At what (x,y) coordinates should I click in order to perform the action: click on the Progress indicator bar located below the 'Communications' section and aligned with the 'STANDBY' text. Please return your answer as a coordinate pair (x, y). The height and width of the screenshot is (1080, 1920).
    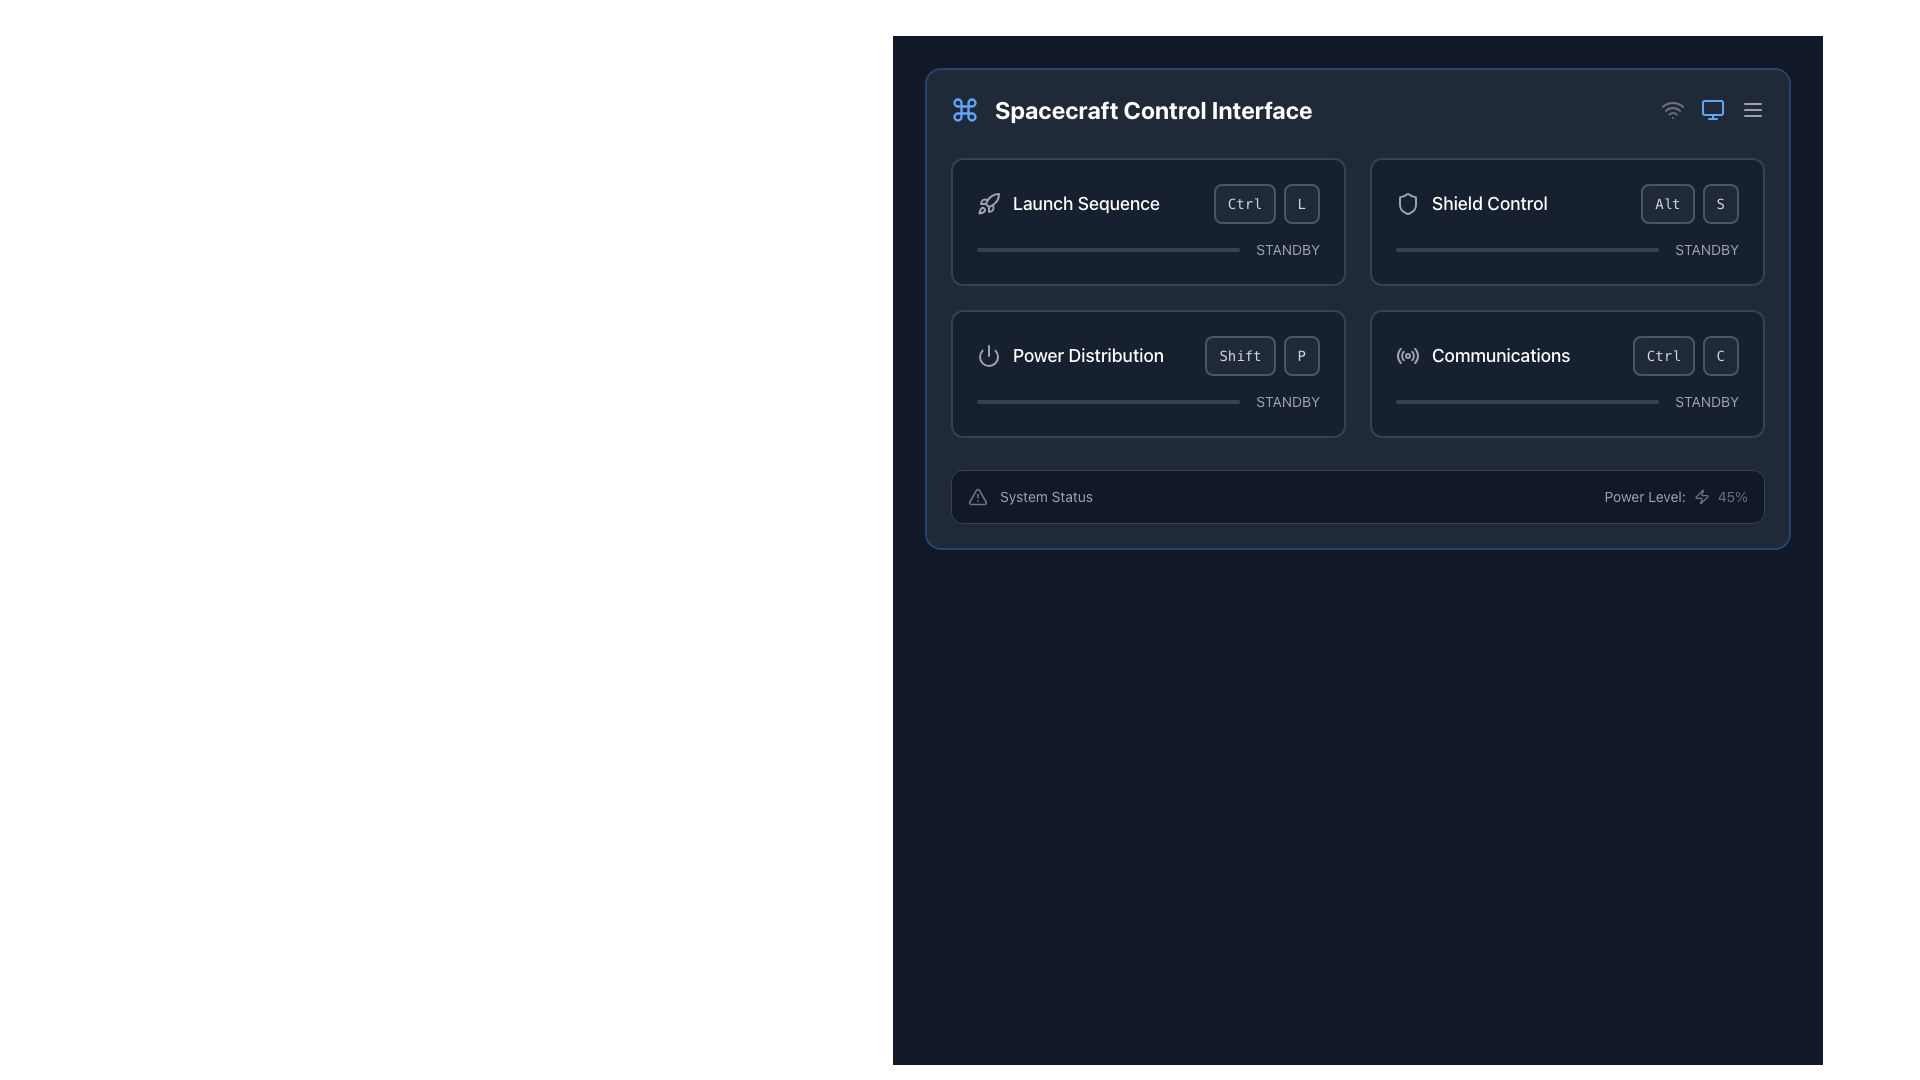
    Looking at the image, I should click on (1526, 401).